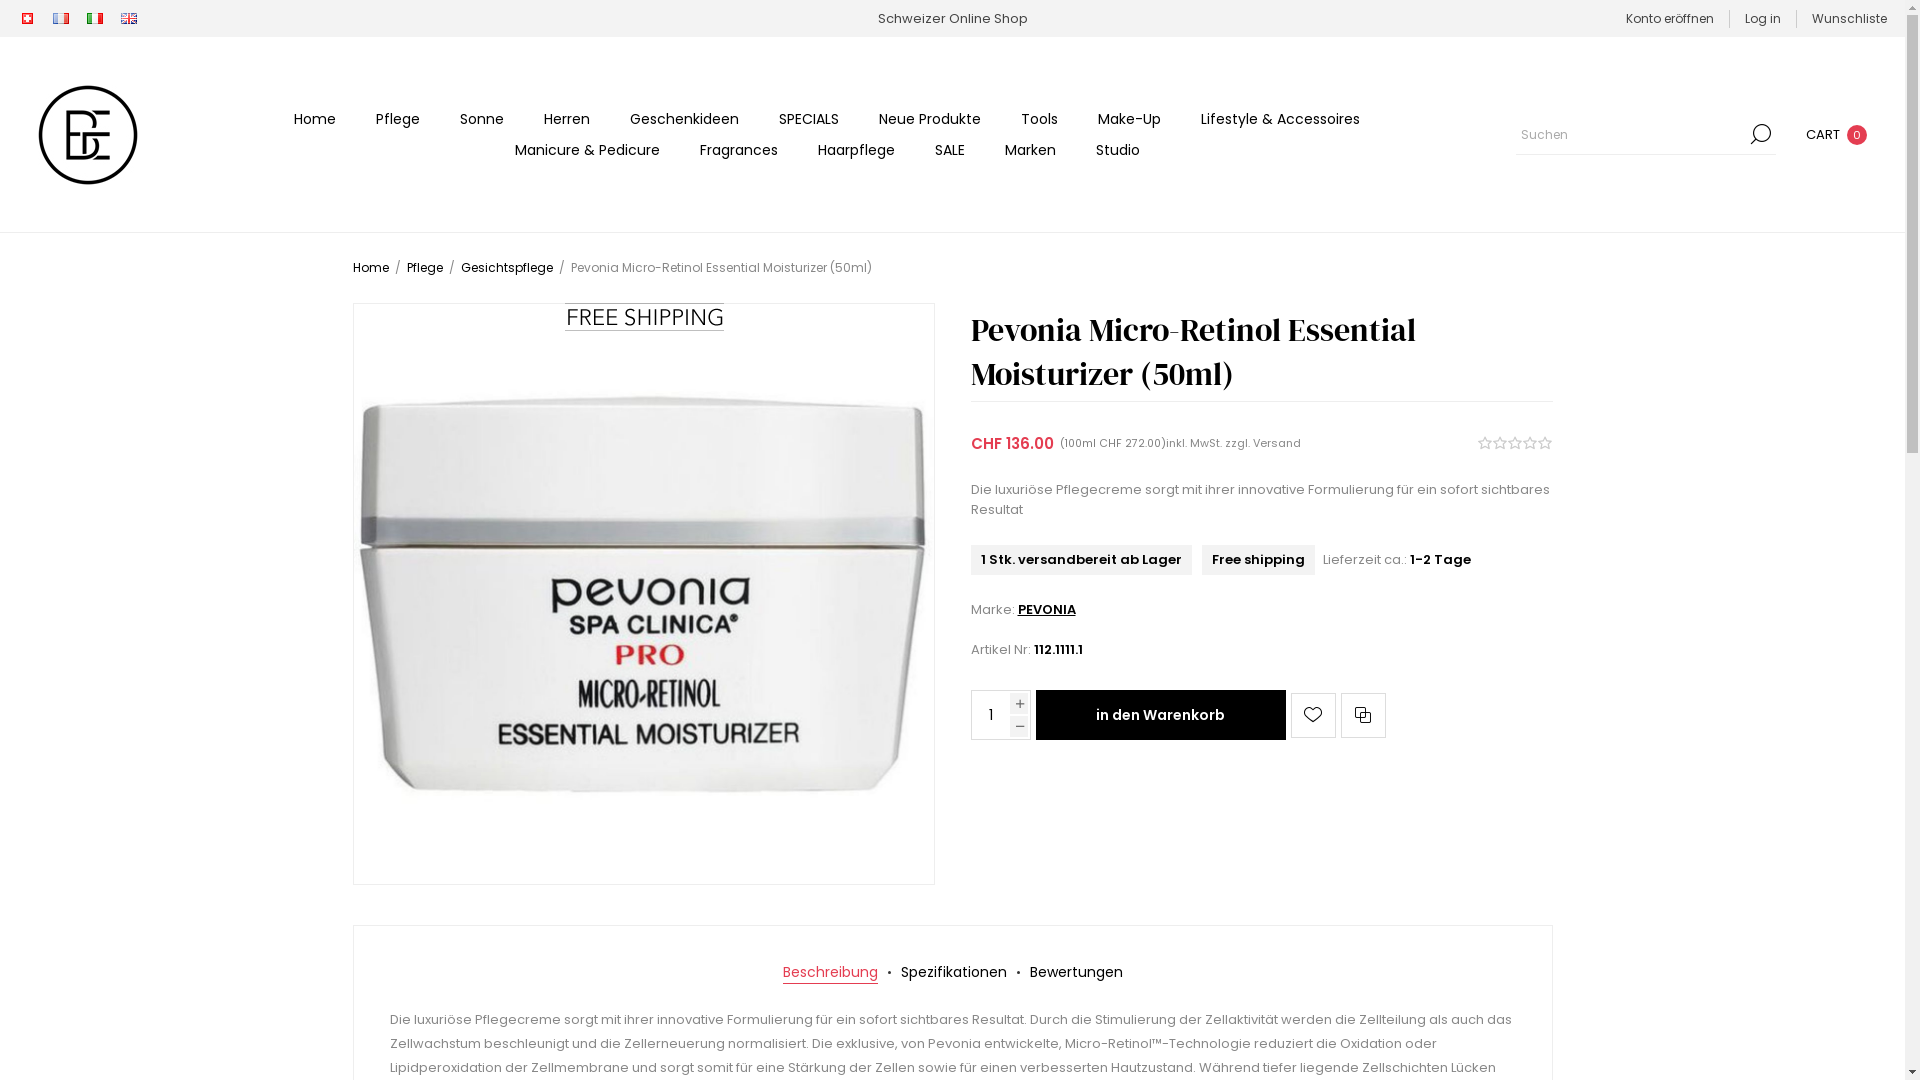 This screenshot has height=1080, width=1920. I want to click on 'IT', so click(78, 18).